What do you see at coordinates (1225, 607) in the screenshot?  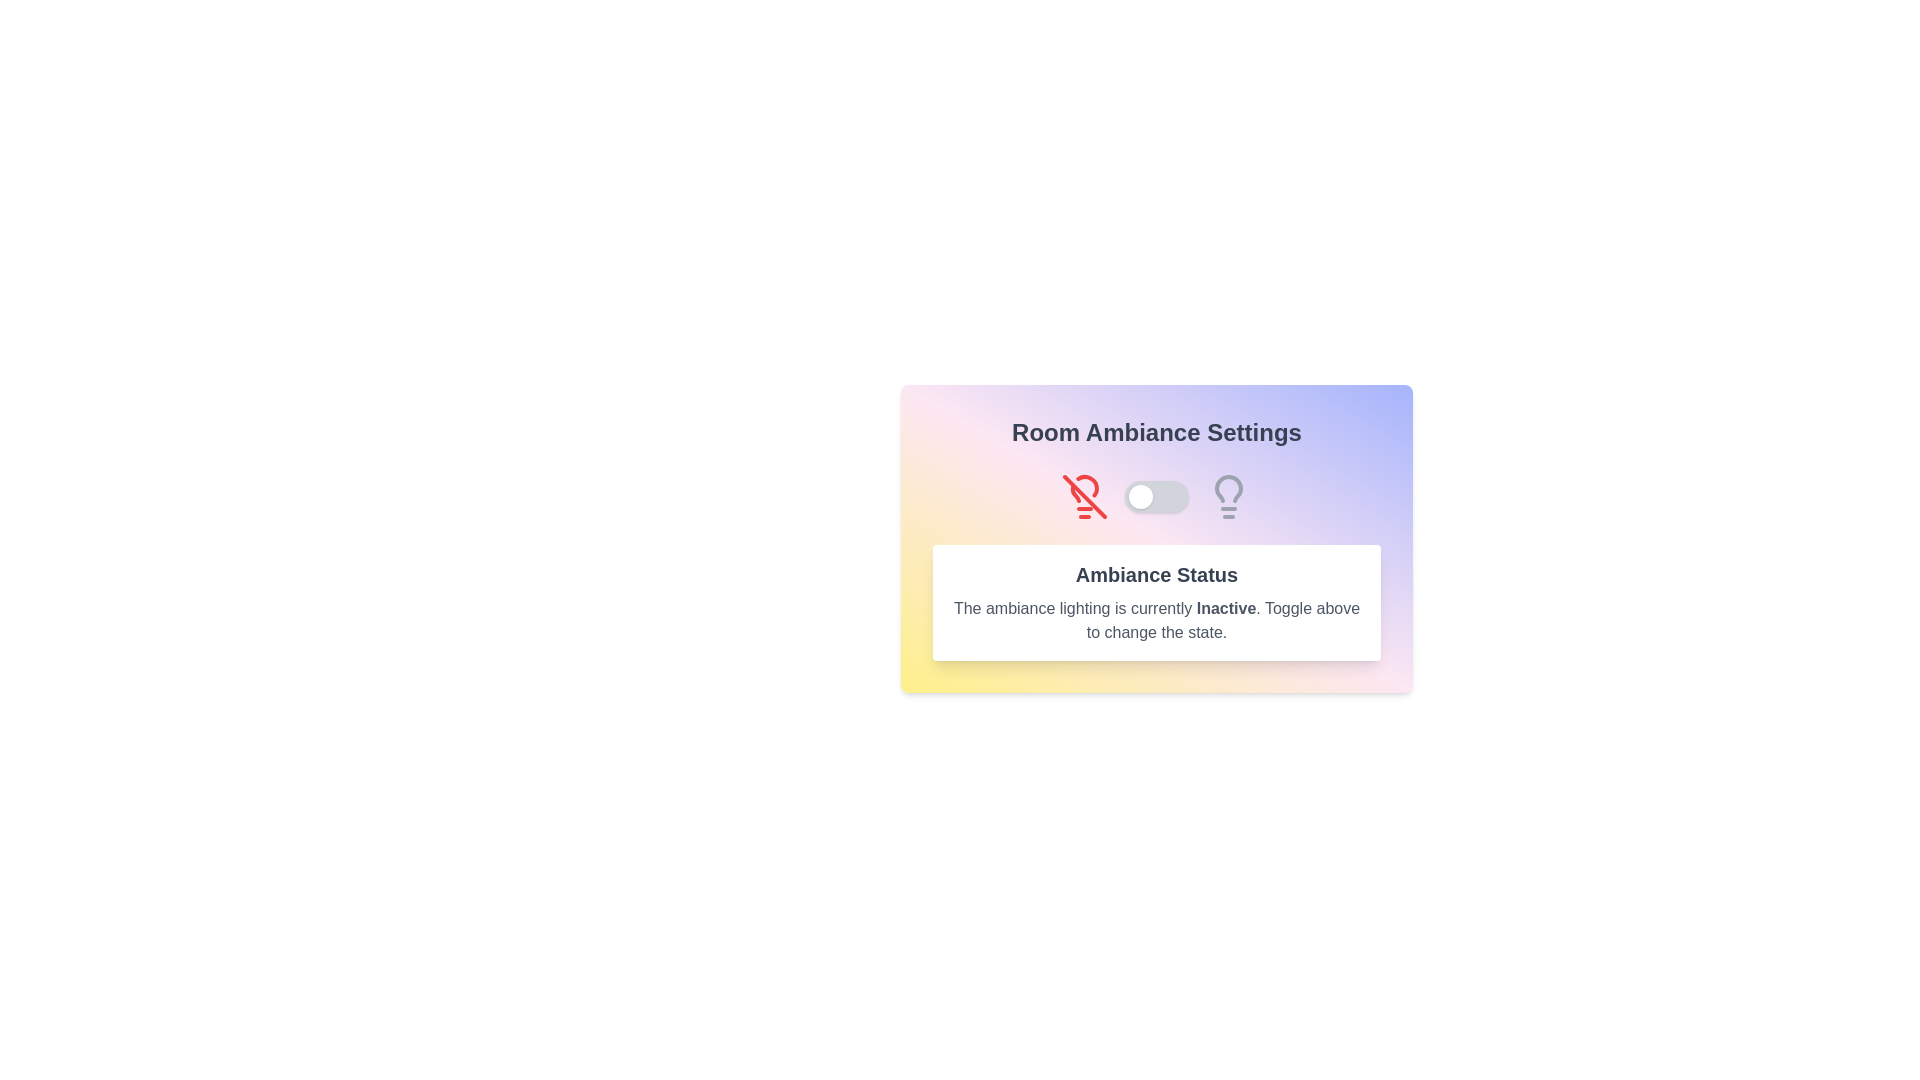 I see `the Text label displaying the current state of ambiance lighting, which indicates whether it is active or inactive, located under the toggle switch in the rectangular white box titled 'Ambiance Status'` at bounding box center [1225, 607].